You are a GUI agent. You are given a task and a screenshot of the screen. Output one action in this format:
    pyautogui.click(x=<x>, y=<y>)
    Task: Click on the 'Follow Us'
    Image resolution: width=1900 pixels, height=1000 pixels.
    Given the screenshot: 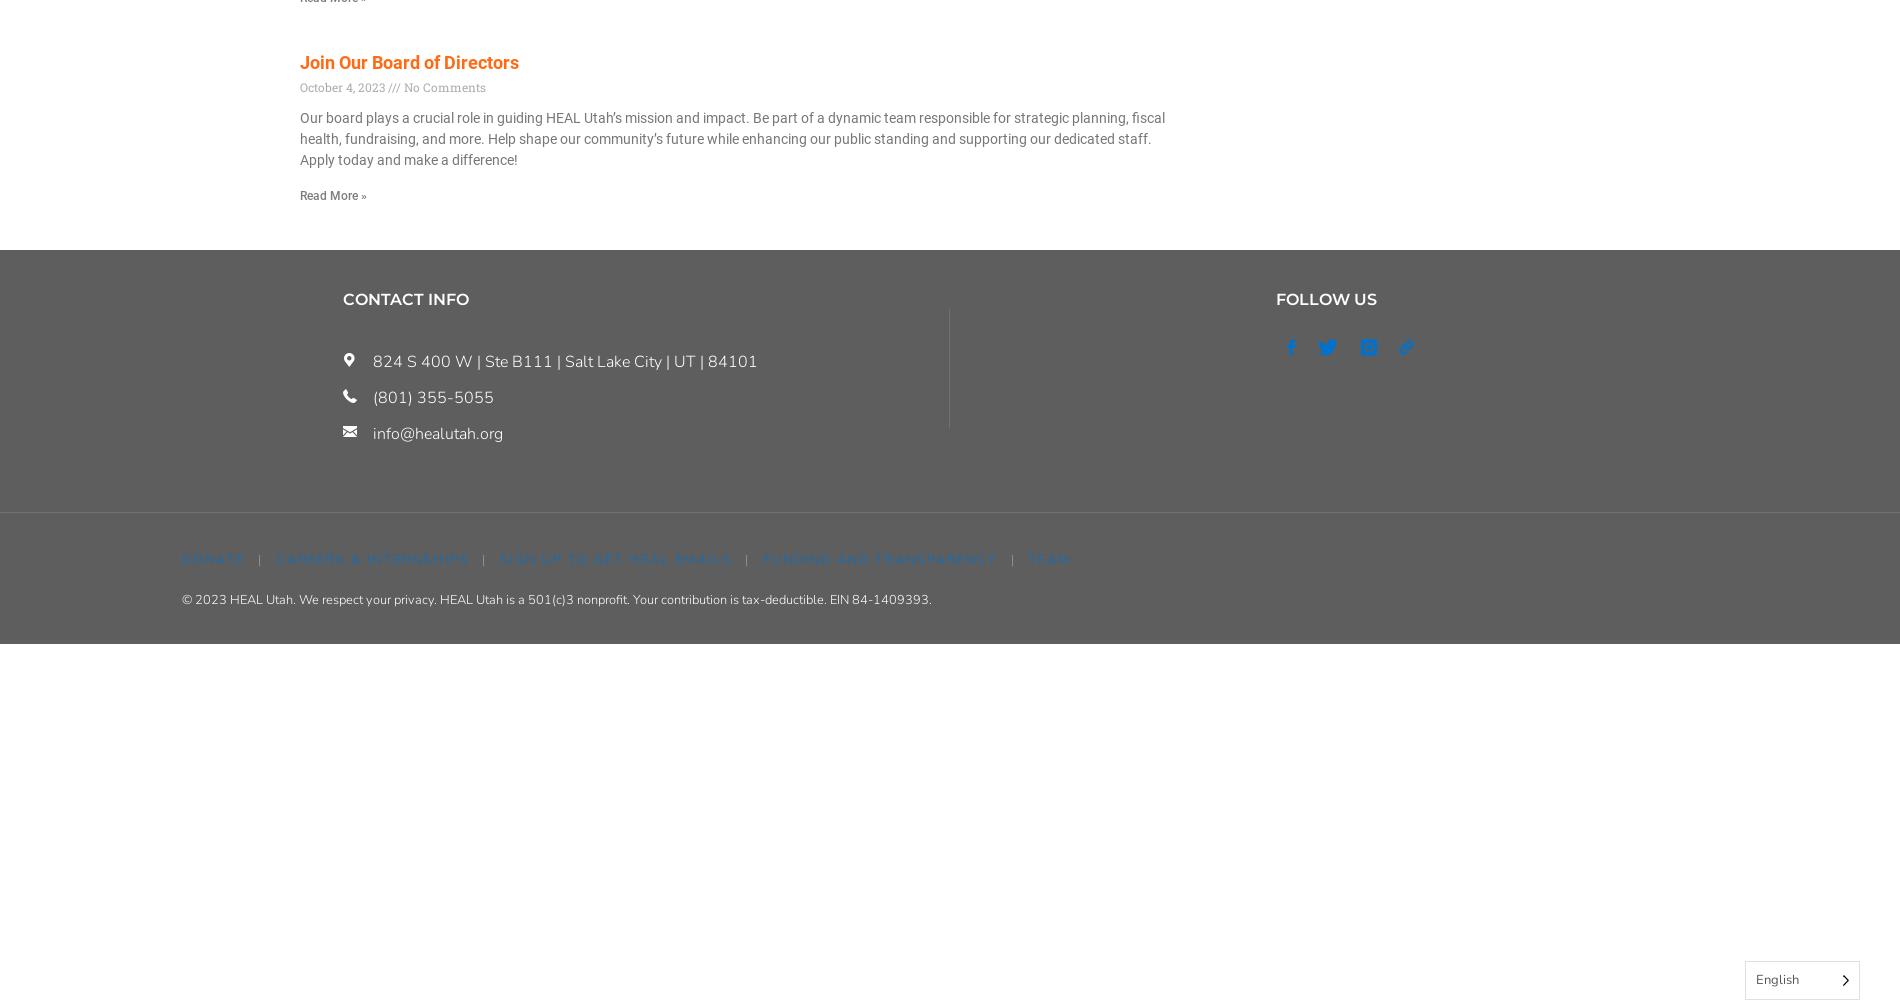 What is the action you would take?
    pyautogui.click(x=1324, y=298)
    